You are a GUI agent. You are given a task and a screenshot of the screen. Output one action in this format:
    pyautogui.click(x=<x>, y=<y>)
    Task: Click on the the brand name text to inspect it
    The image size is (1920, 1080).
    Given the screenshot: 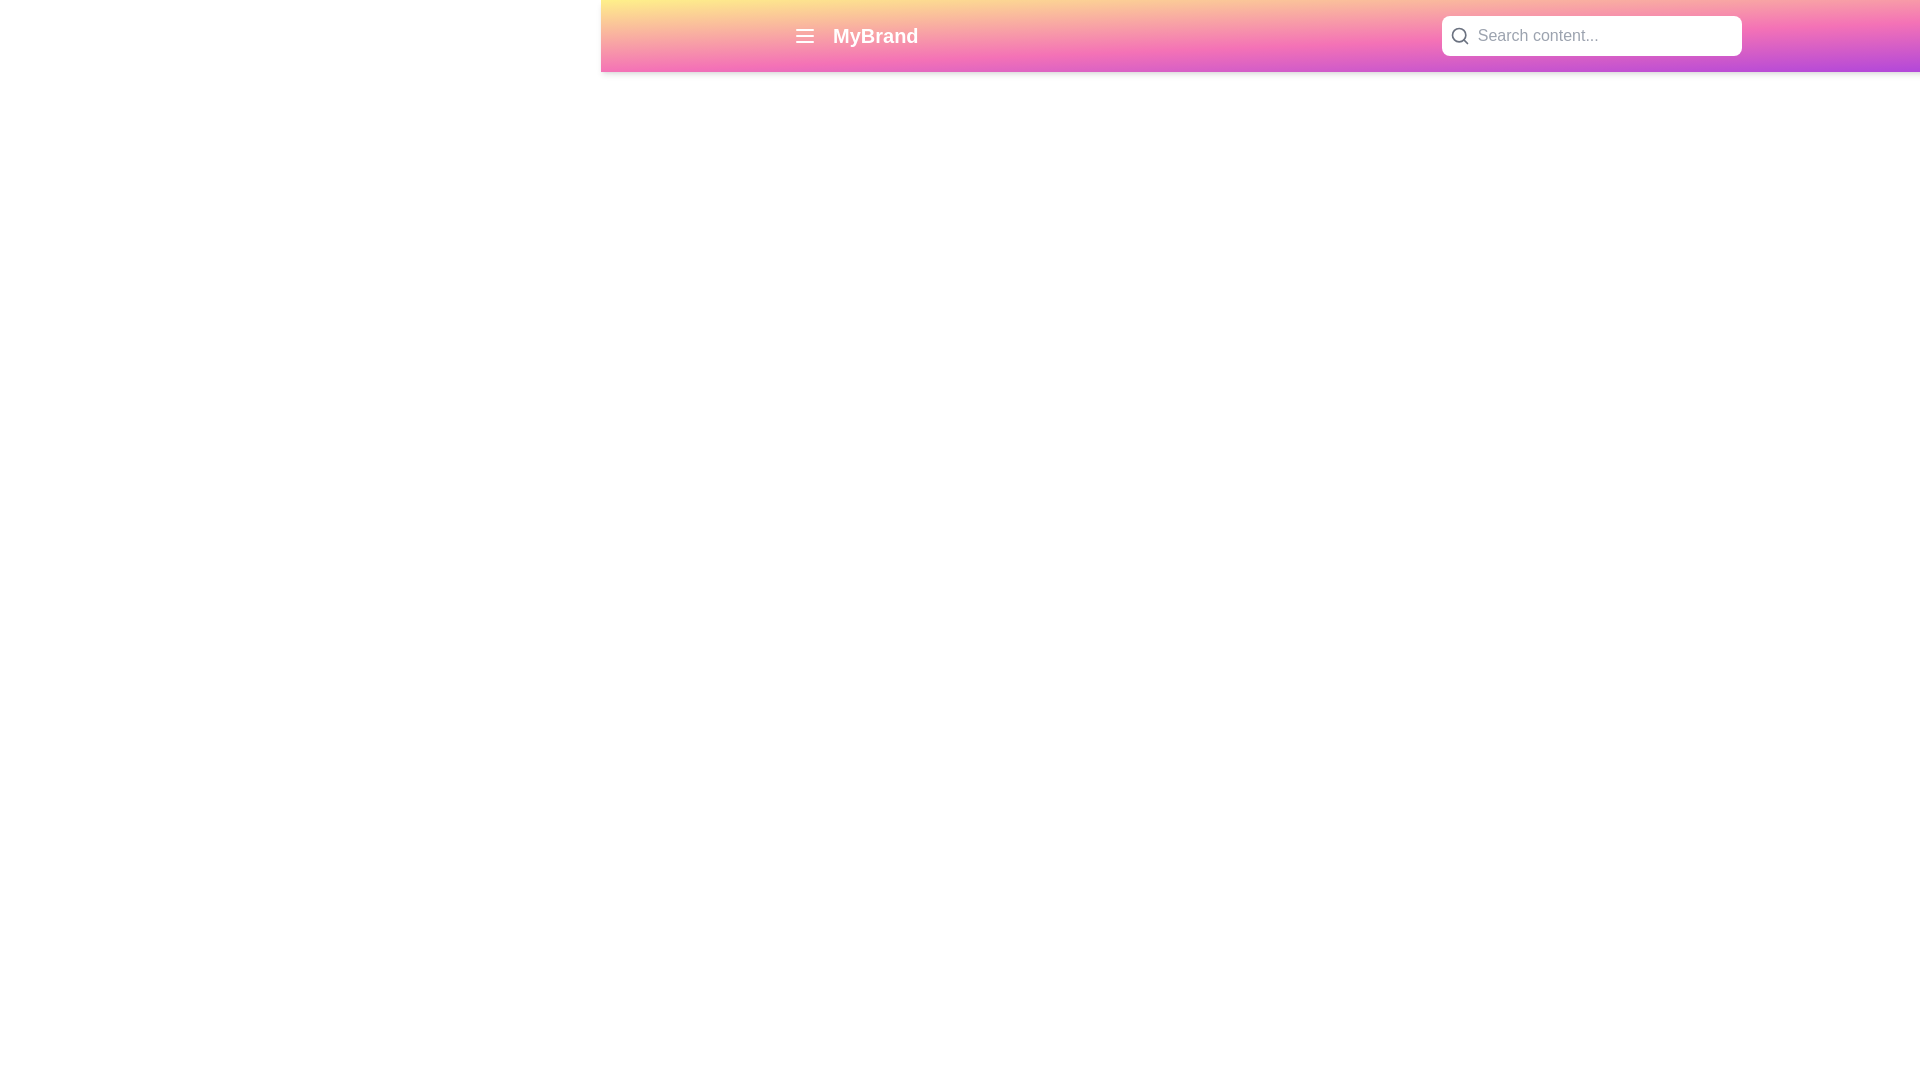 What is the action you would take?
    pyautogui.click(x=875, y=35)
    